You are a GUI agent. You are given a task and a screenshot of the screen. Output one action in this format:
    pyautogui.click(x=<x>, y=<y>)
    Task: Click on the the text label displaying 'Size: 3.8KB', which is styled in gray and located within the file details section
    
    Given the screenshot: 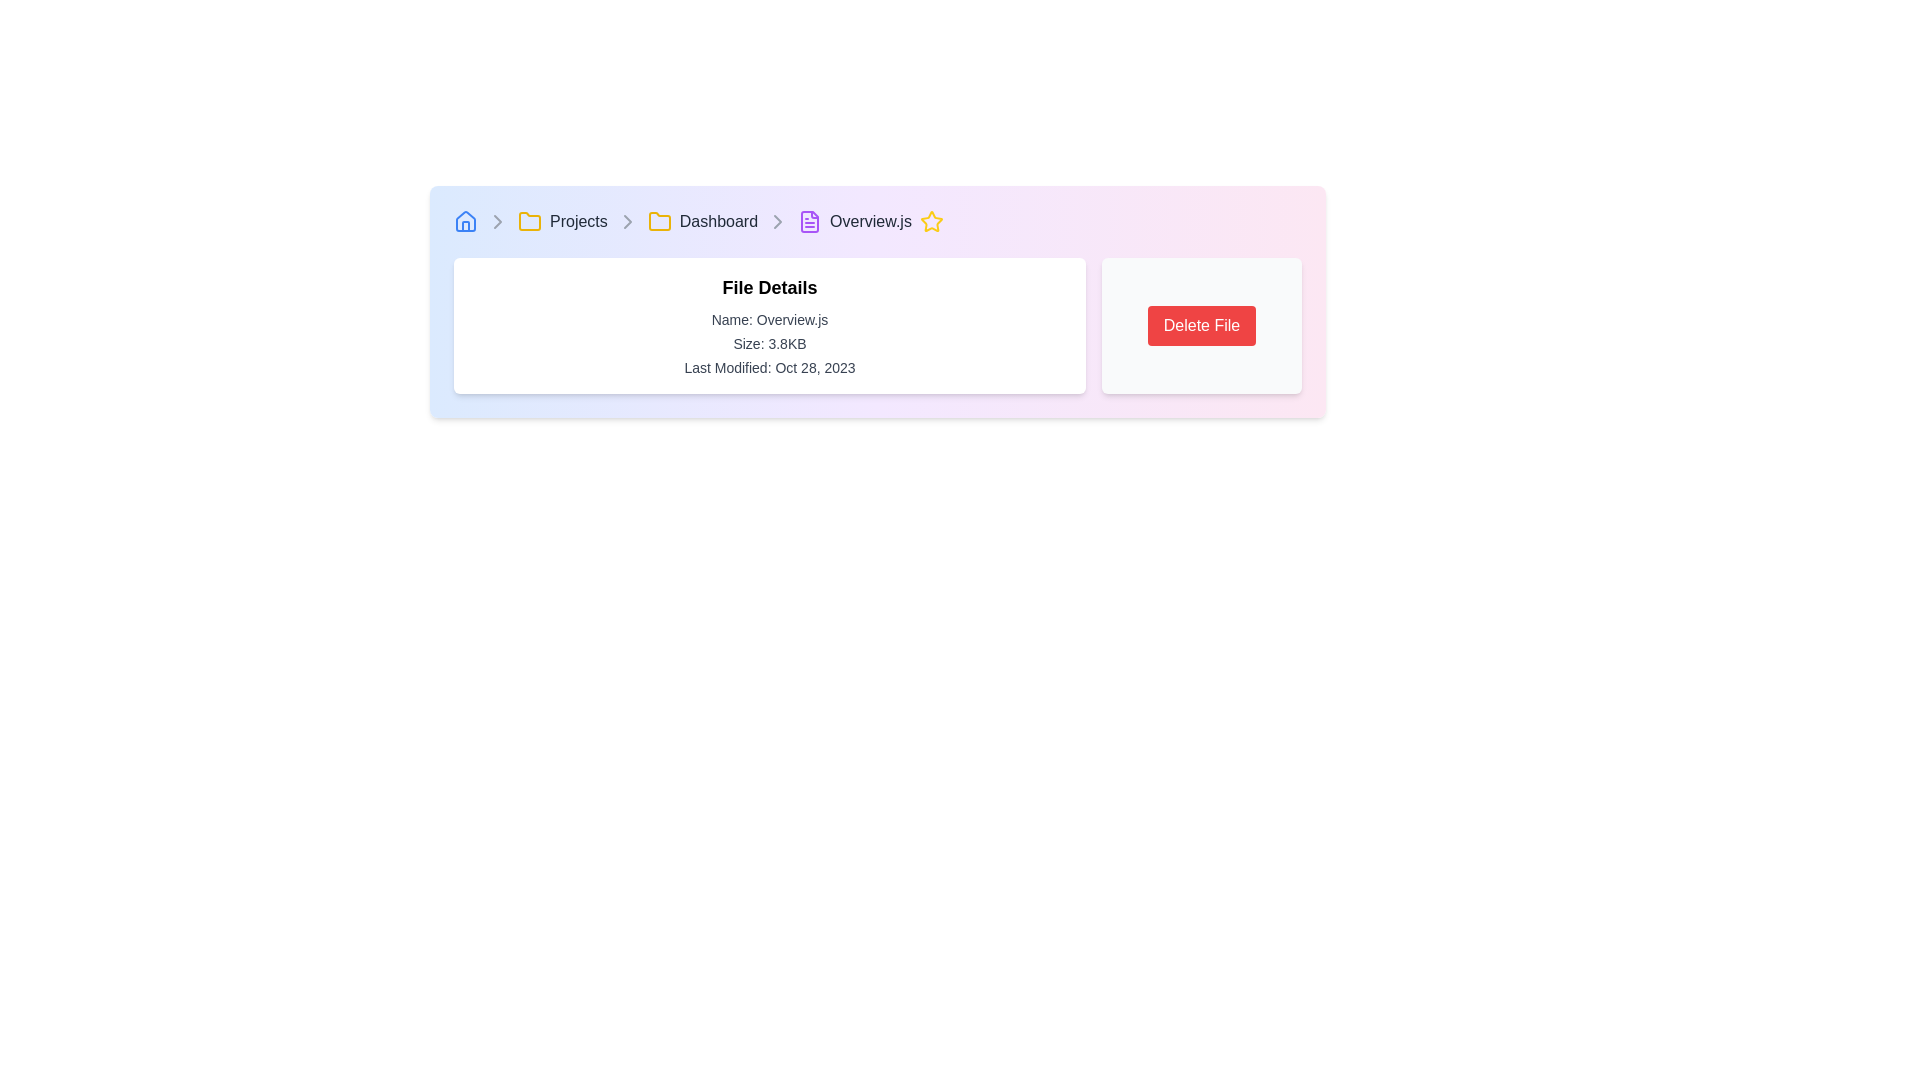 What is the action you would take?
    pyautogui.click(x=768, y=342)
    